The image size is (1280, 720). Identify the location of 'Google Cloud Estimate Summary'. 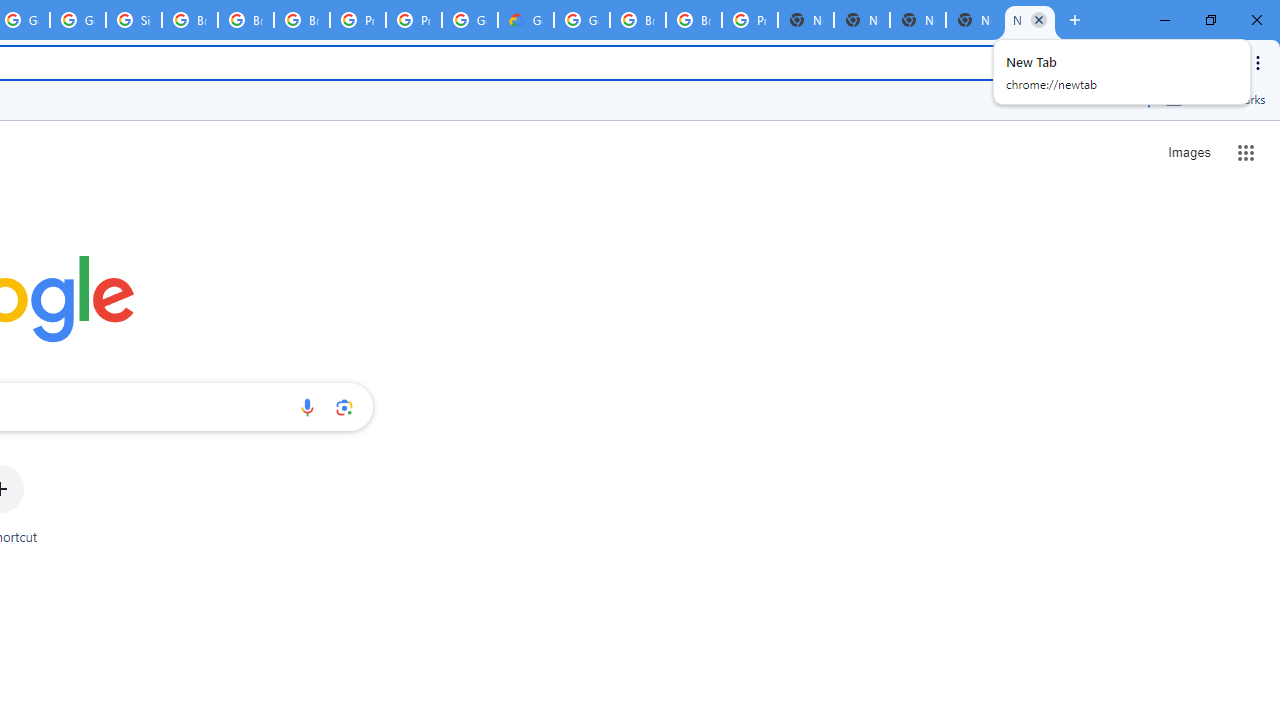
(526, 20).